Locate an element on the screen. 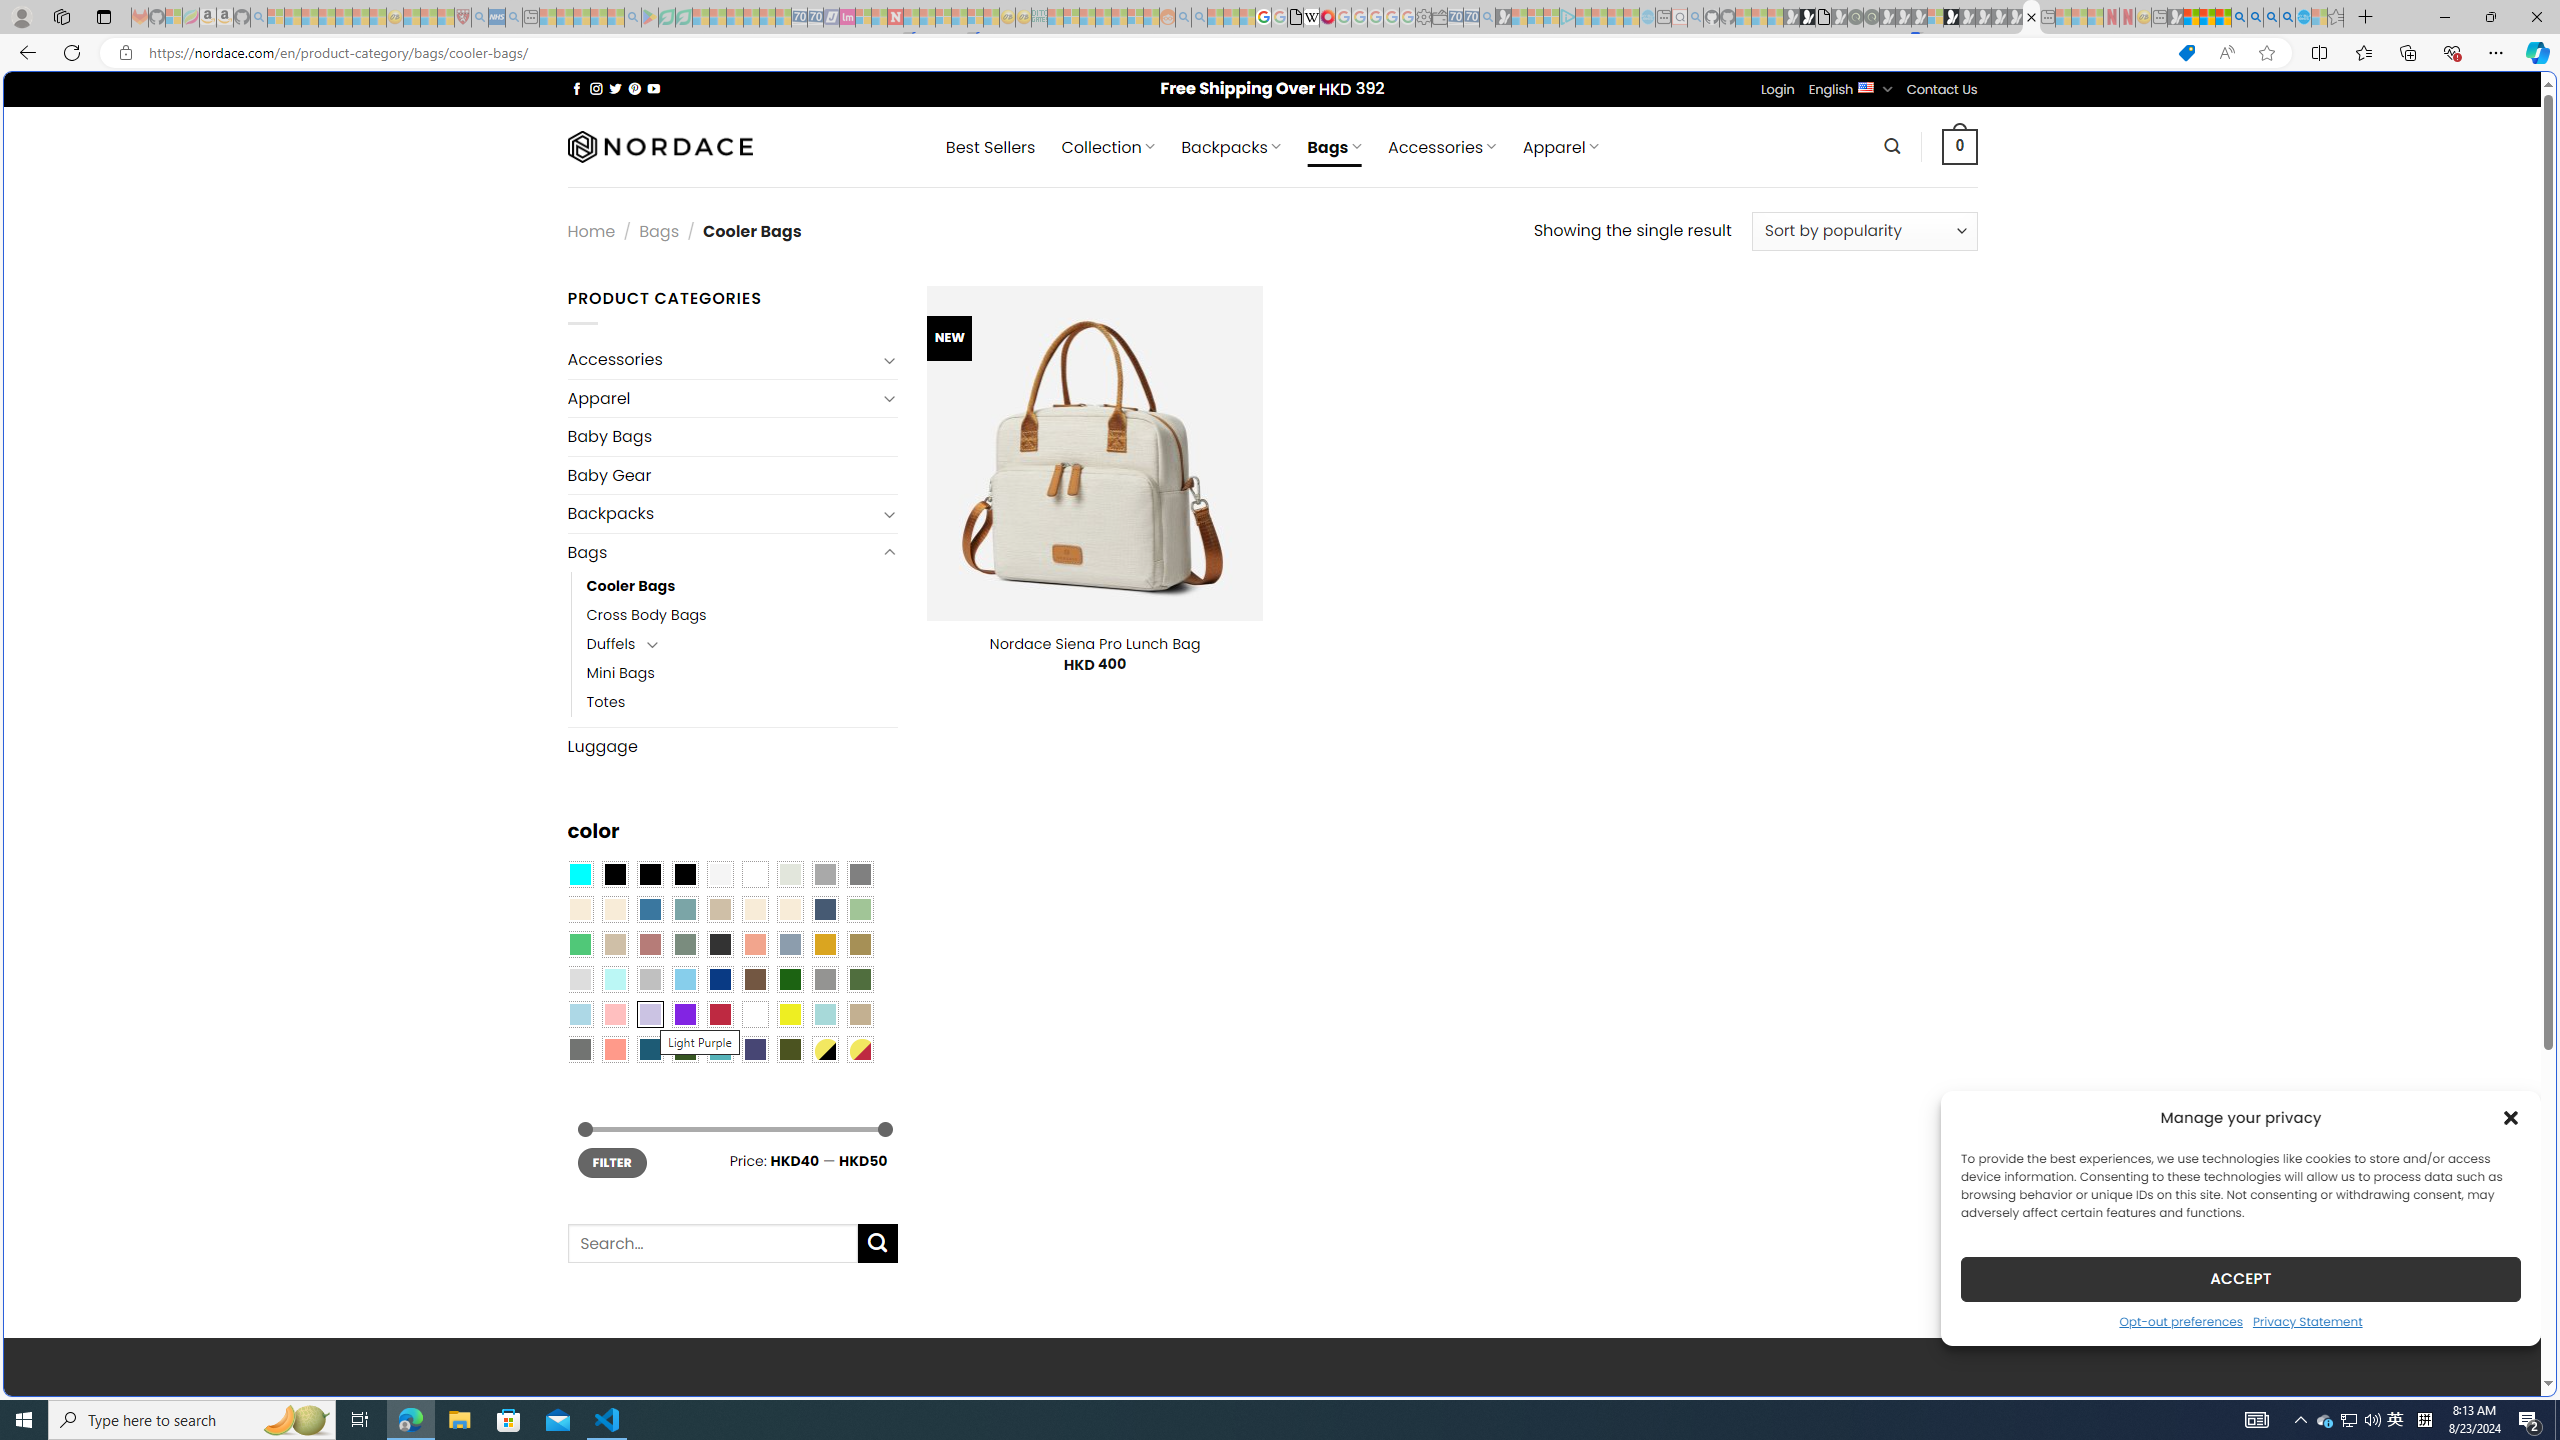 This screenshot has height=1440, width=2560. 'Mini Bags' is located at coordinates (619, 673).